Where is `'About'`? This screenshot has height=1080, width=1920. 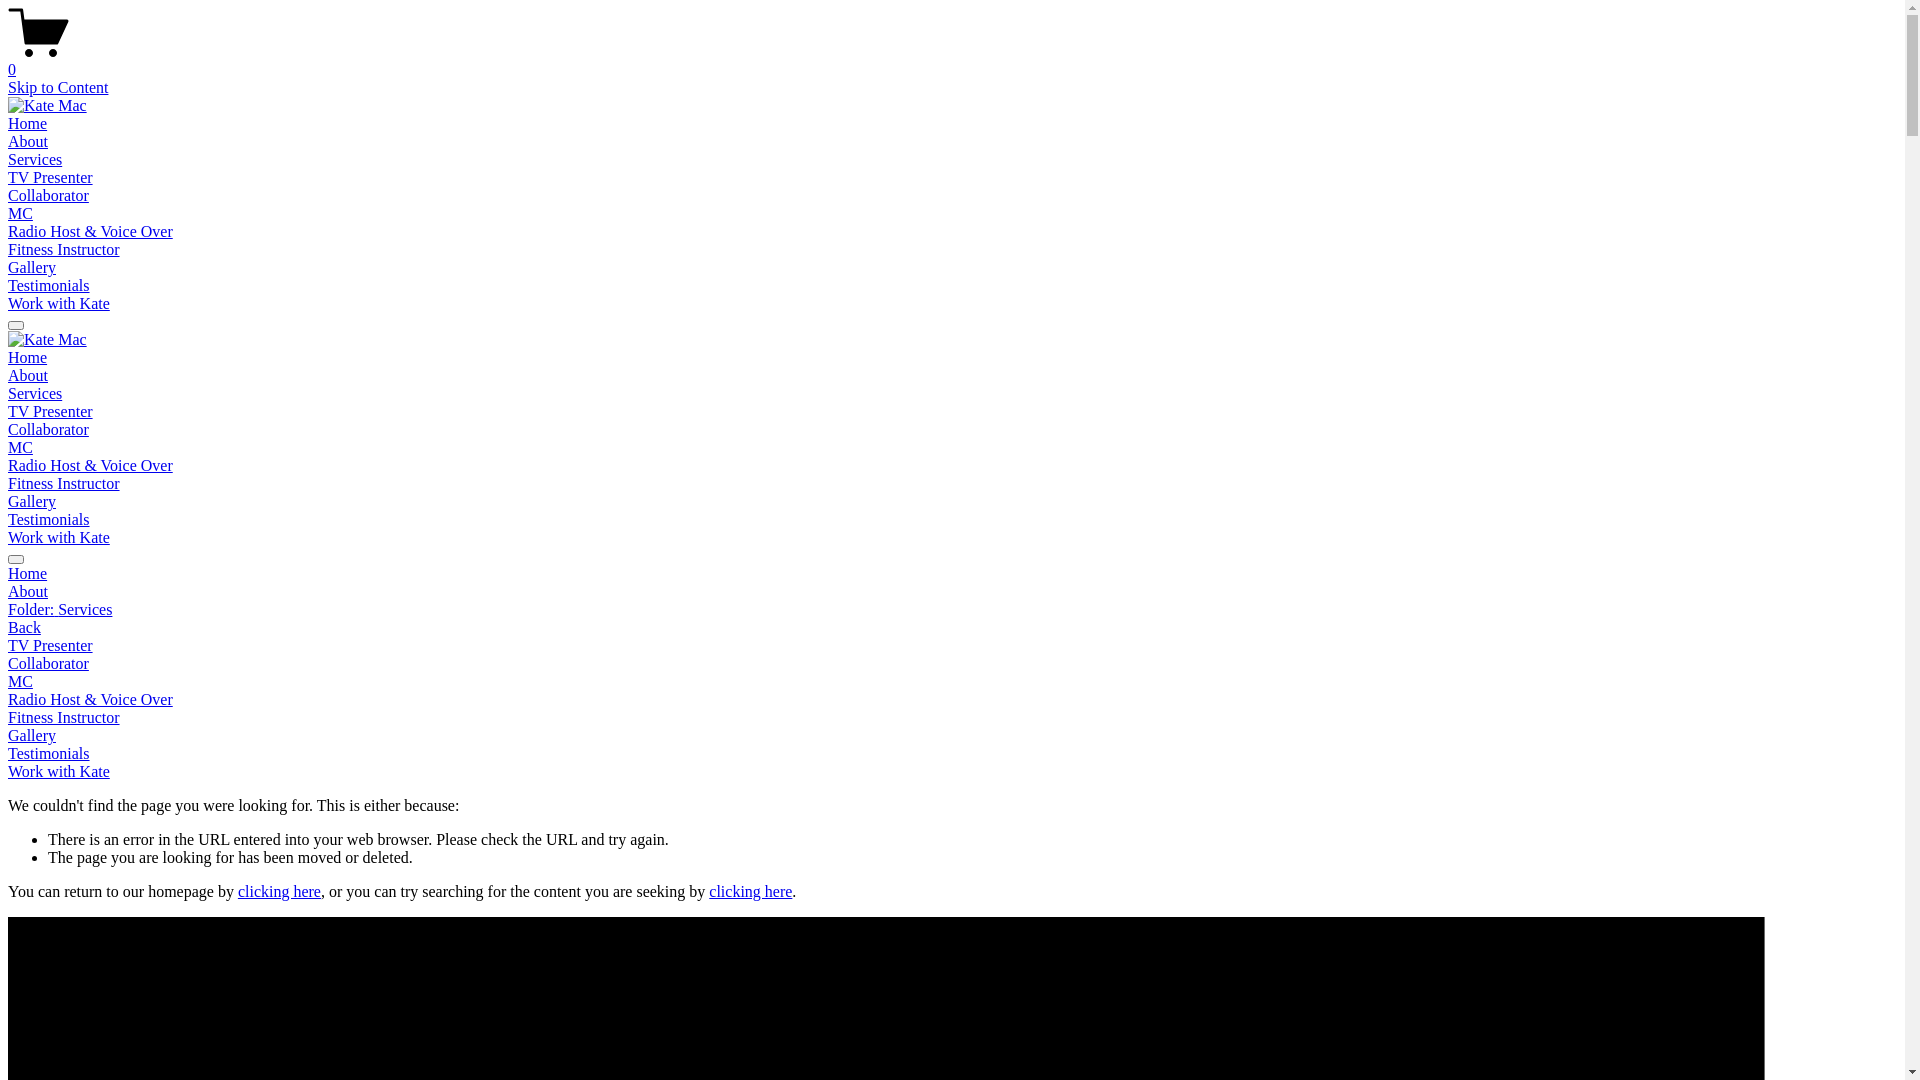
'About' is located at coordinates (28, 140).